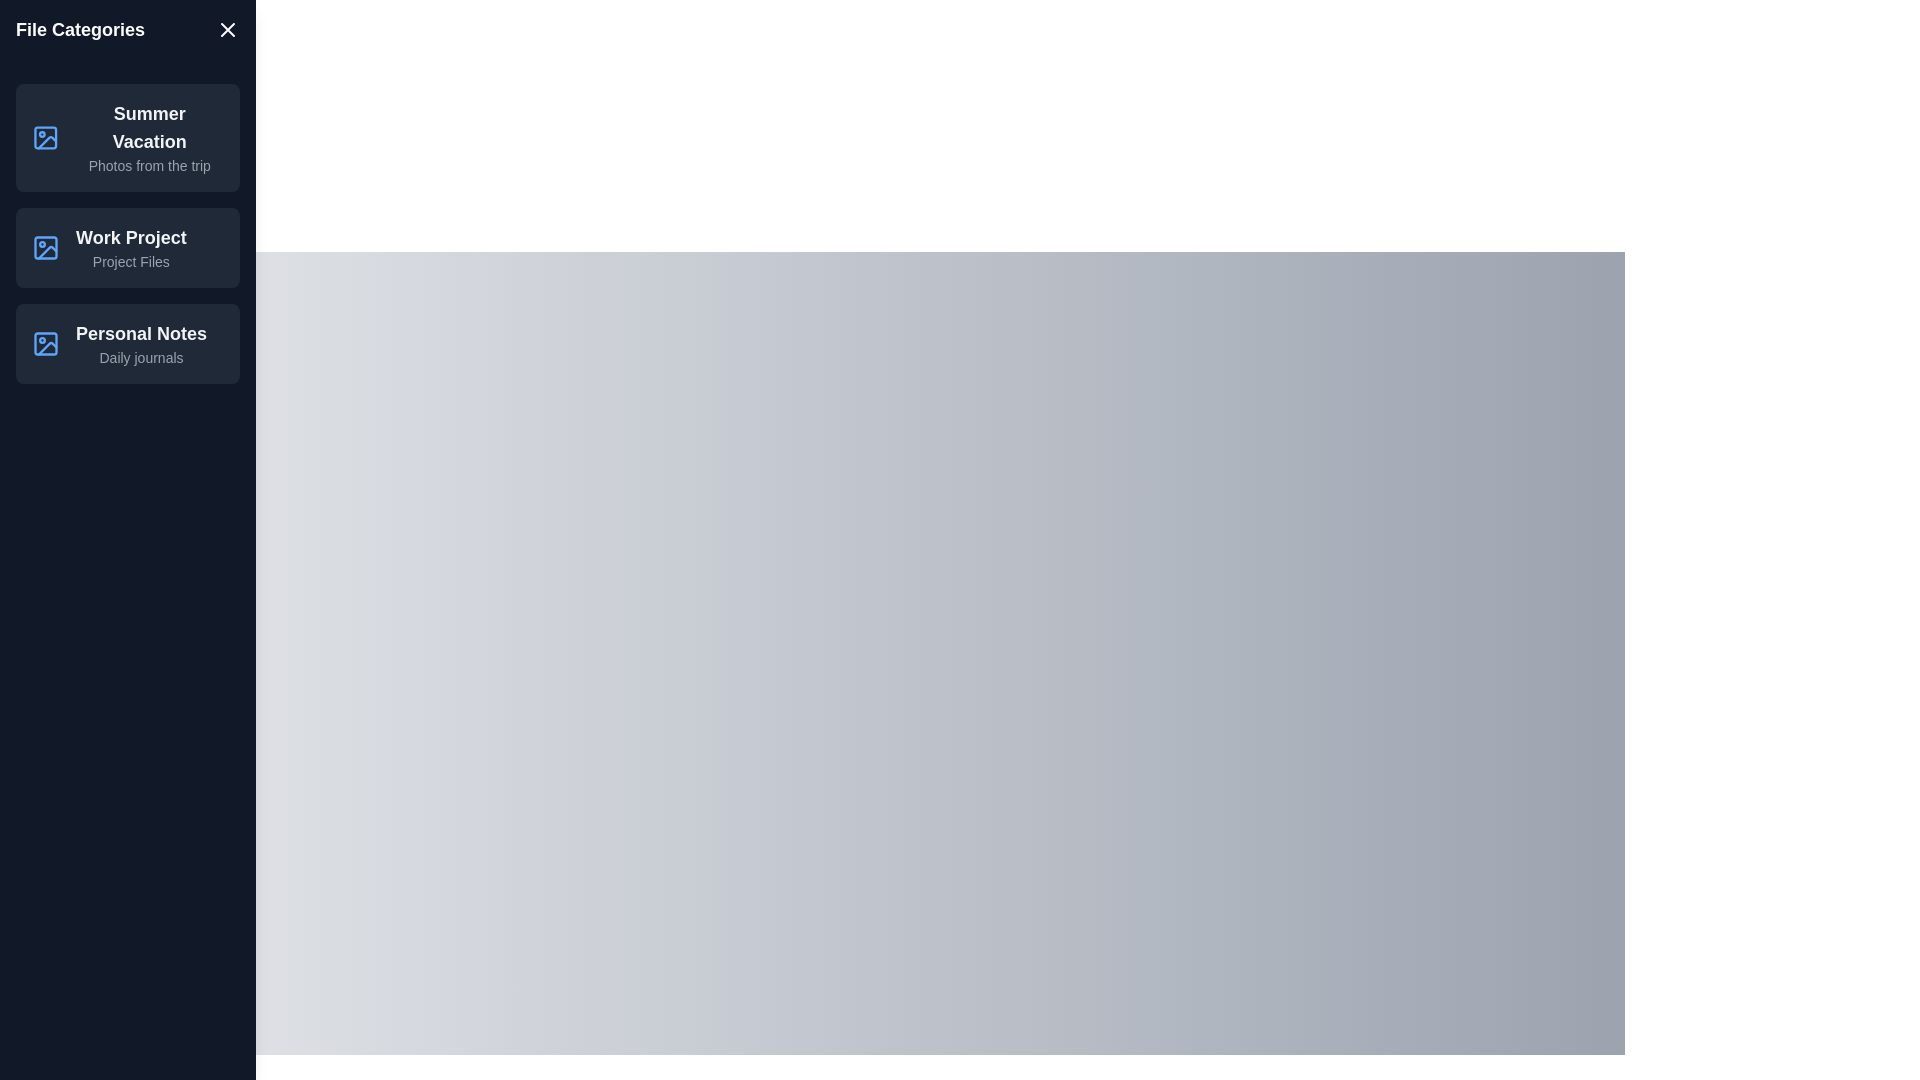 Image resolution: width=1920 pixels, height=1080 pixels. Describe the element at coordinates (127, 342) in the screenshot. I see `the item Personal Notes from the list to view its details` at that location.